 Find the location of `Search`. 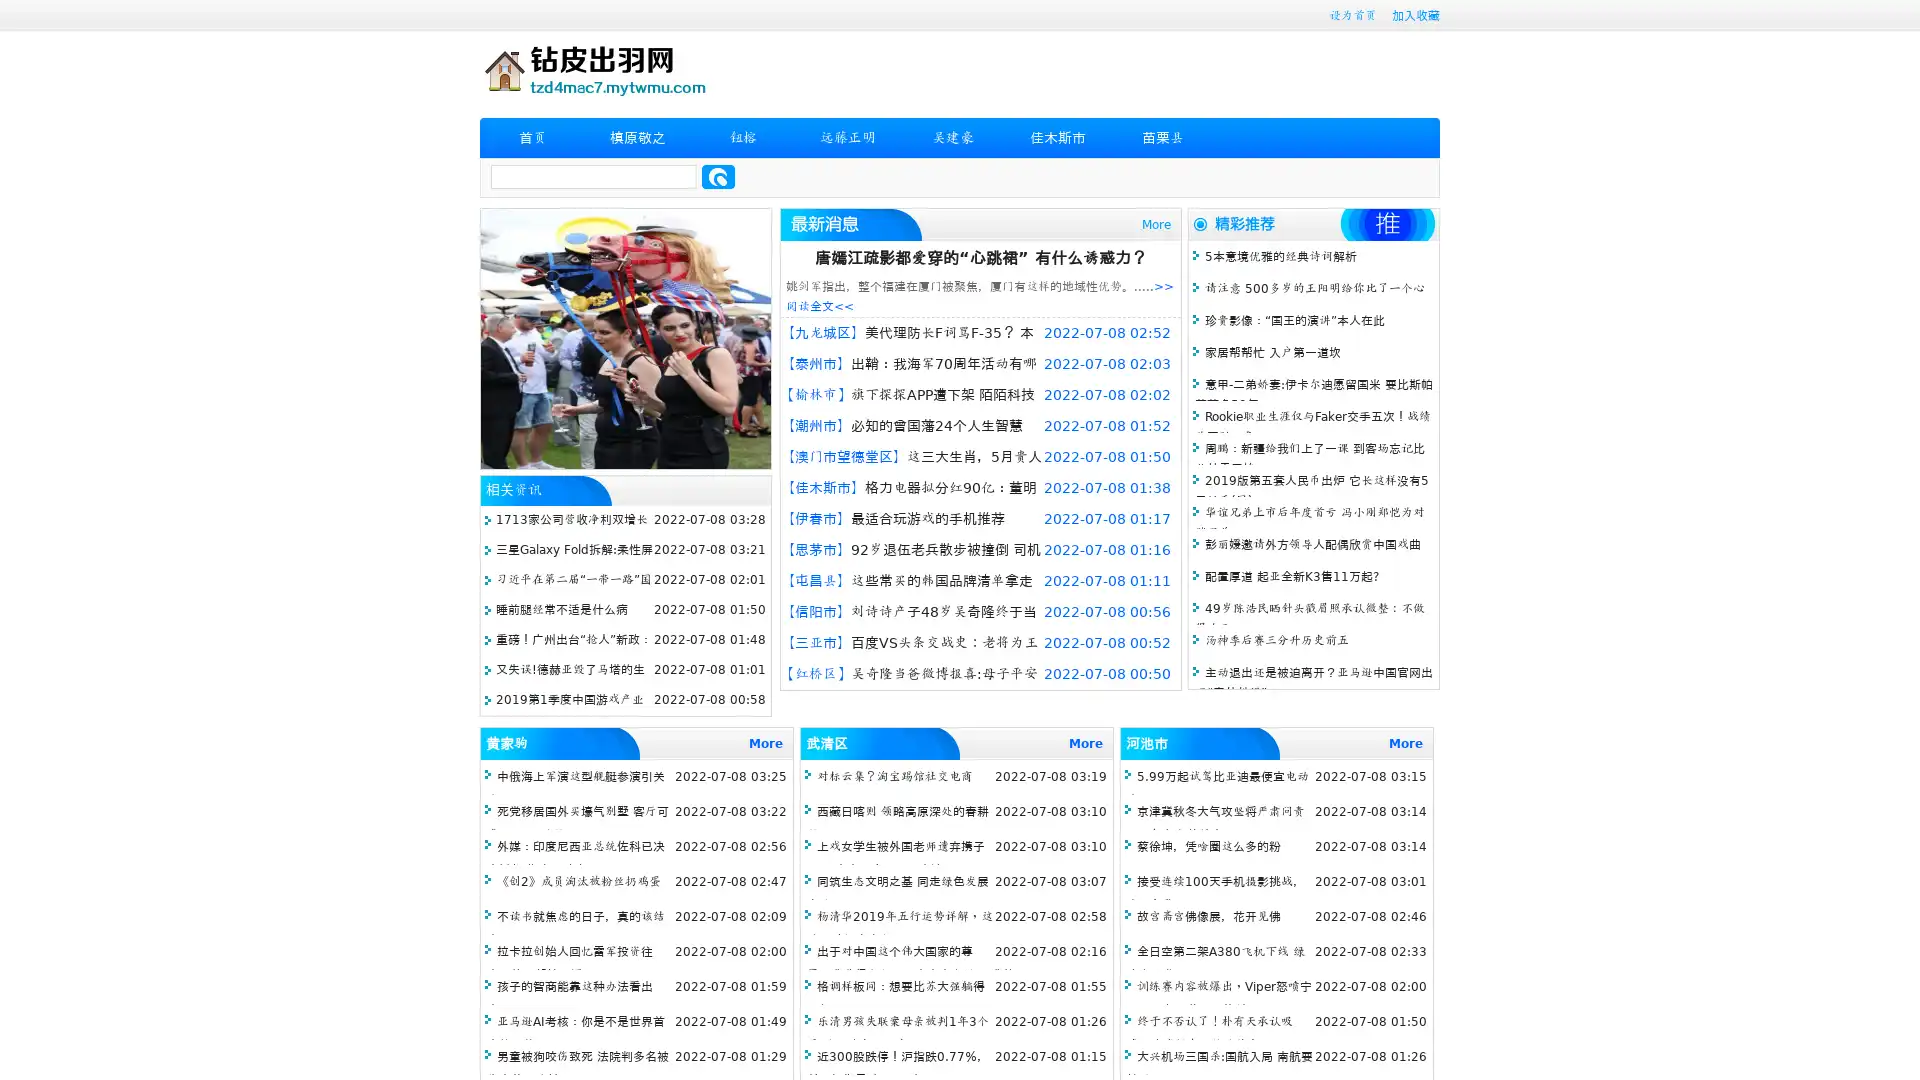

Search is located at coordinates (718, 176).